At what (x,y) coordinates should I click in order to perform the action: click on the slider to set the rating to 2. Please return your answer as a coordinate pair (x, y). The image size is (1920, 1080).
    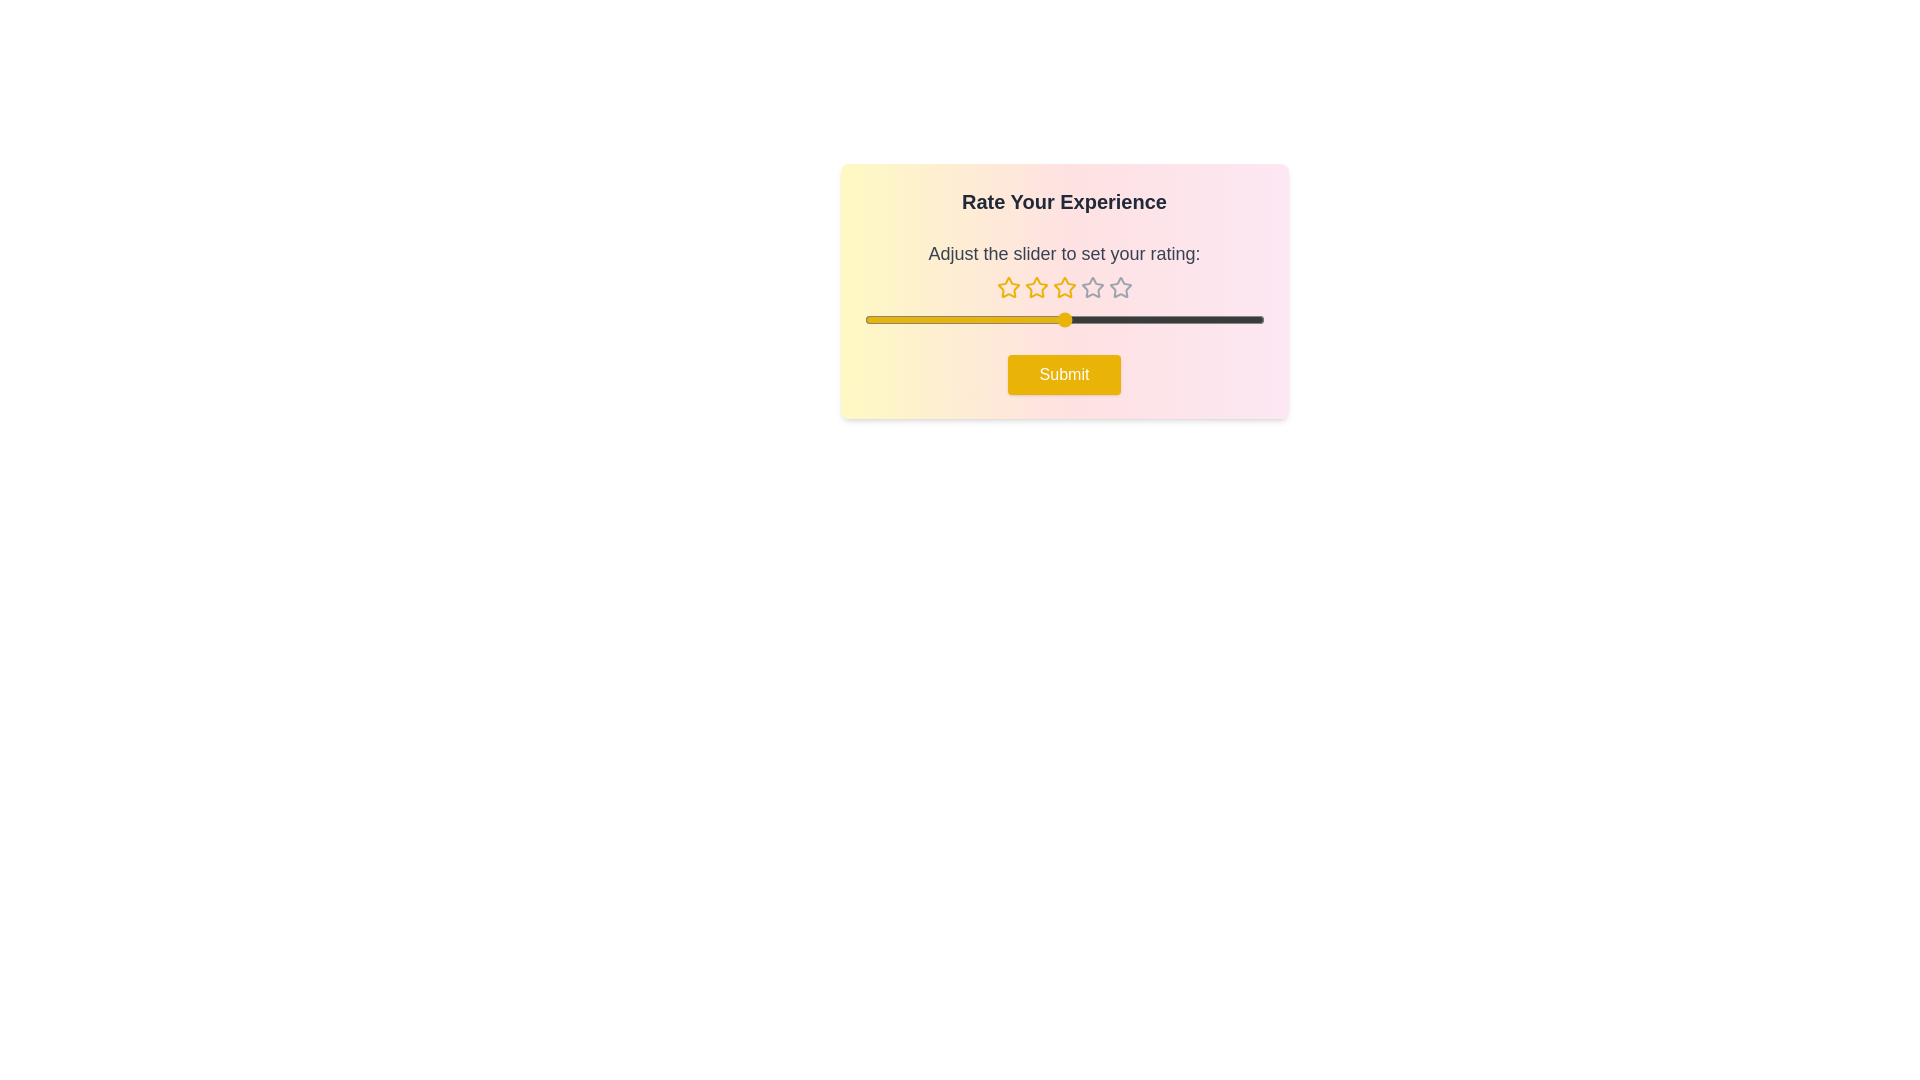
    Looking at the image, I should click on (964, 319).